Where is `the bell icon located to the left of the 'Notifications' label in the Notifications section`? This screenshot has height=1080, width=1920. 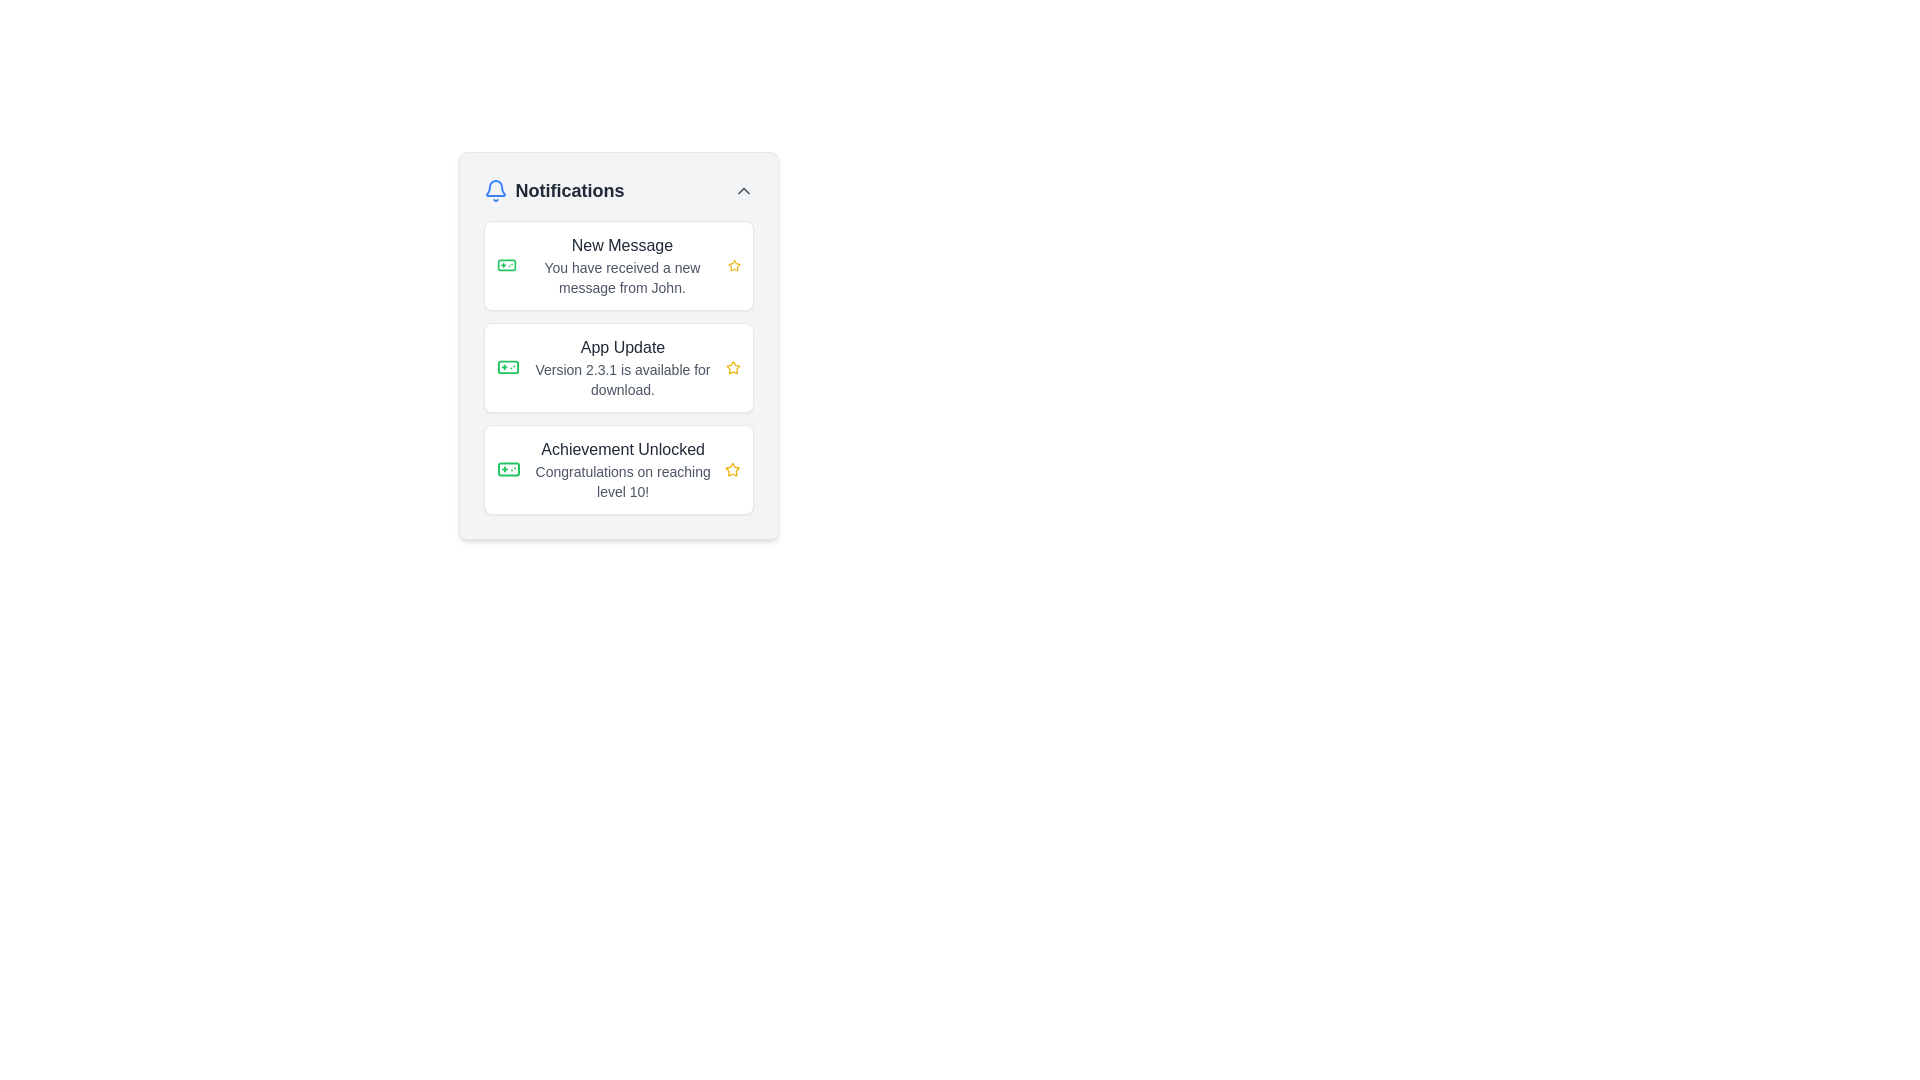
the bell icon located to the left of the 'Notifications' label in the Notifications section is located at coordinates (495, 191).